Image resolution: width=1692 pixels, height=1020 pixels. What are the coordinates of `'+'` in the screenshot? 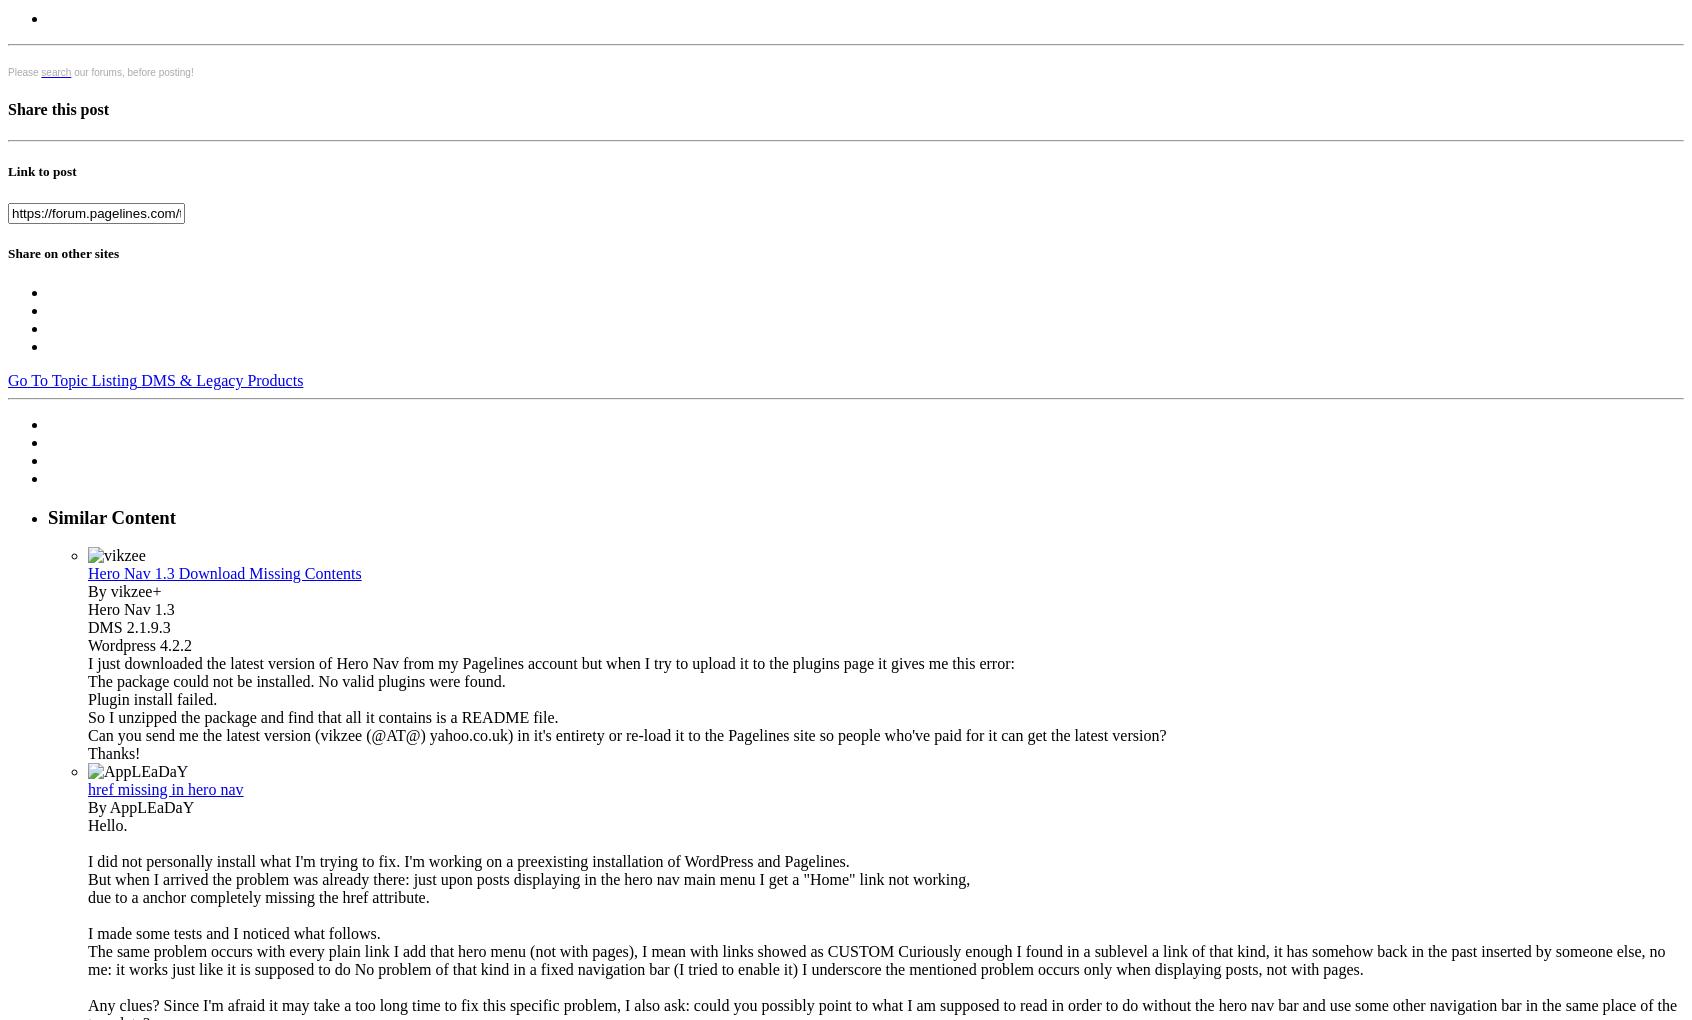 It's located at (155, 591).